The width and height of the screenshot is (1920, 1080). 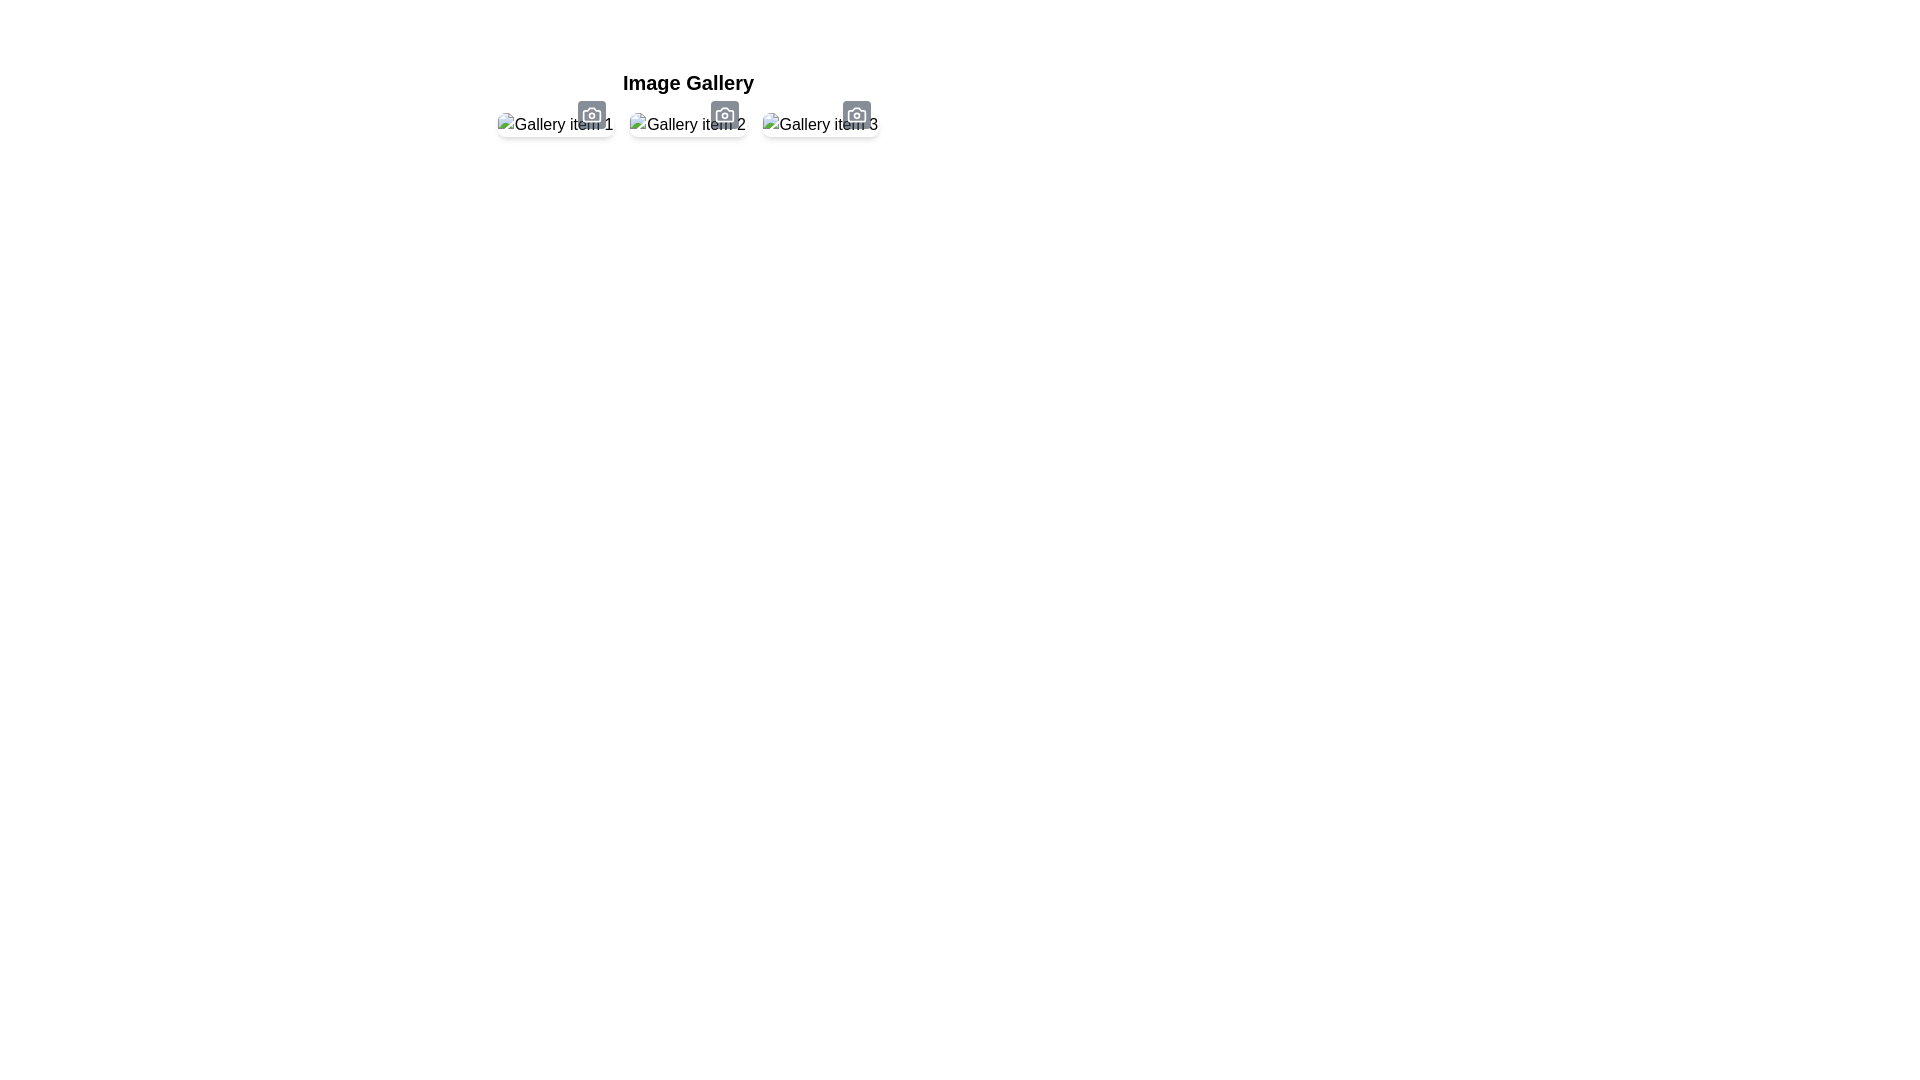 What do you see at coordinates (723, 115) in the screenshot?
I see `the camera icon, which is a gray-filled icon with black strokes located in the bottom-right corner of the second image gallery item` at bounding box center [723, 115].